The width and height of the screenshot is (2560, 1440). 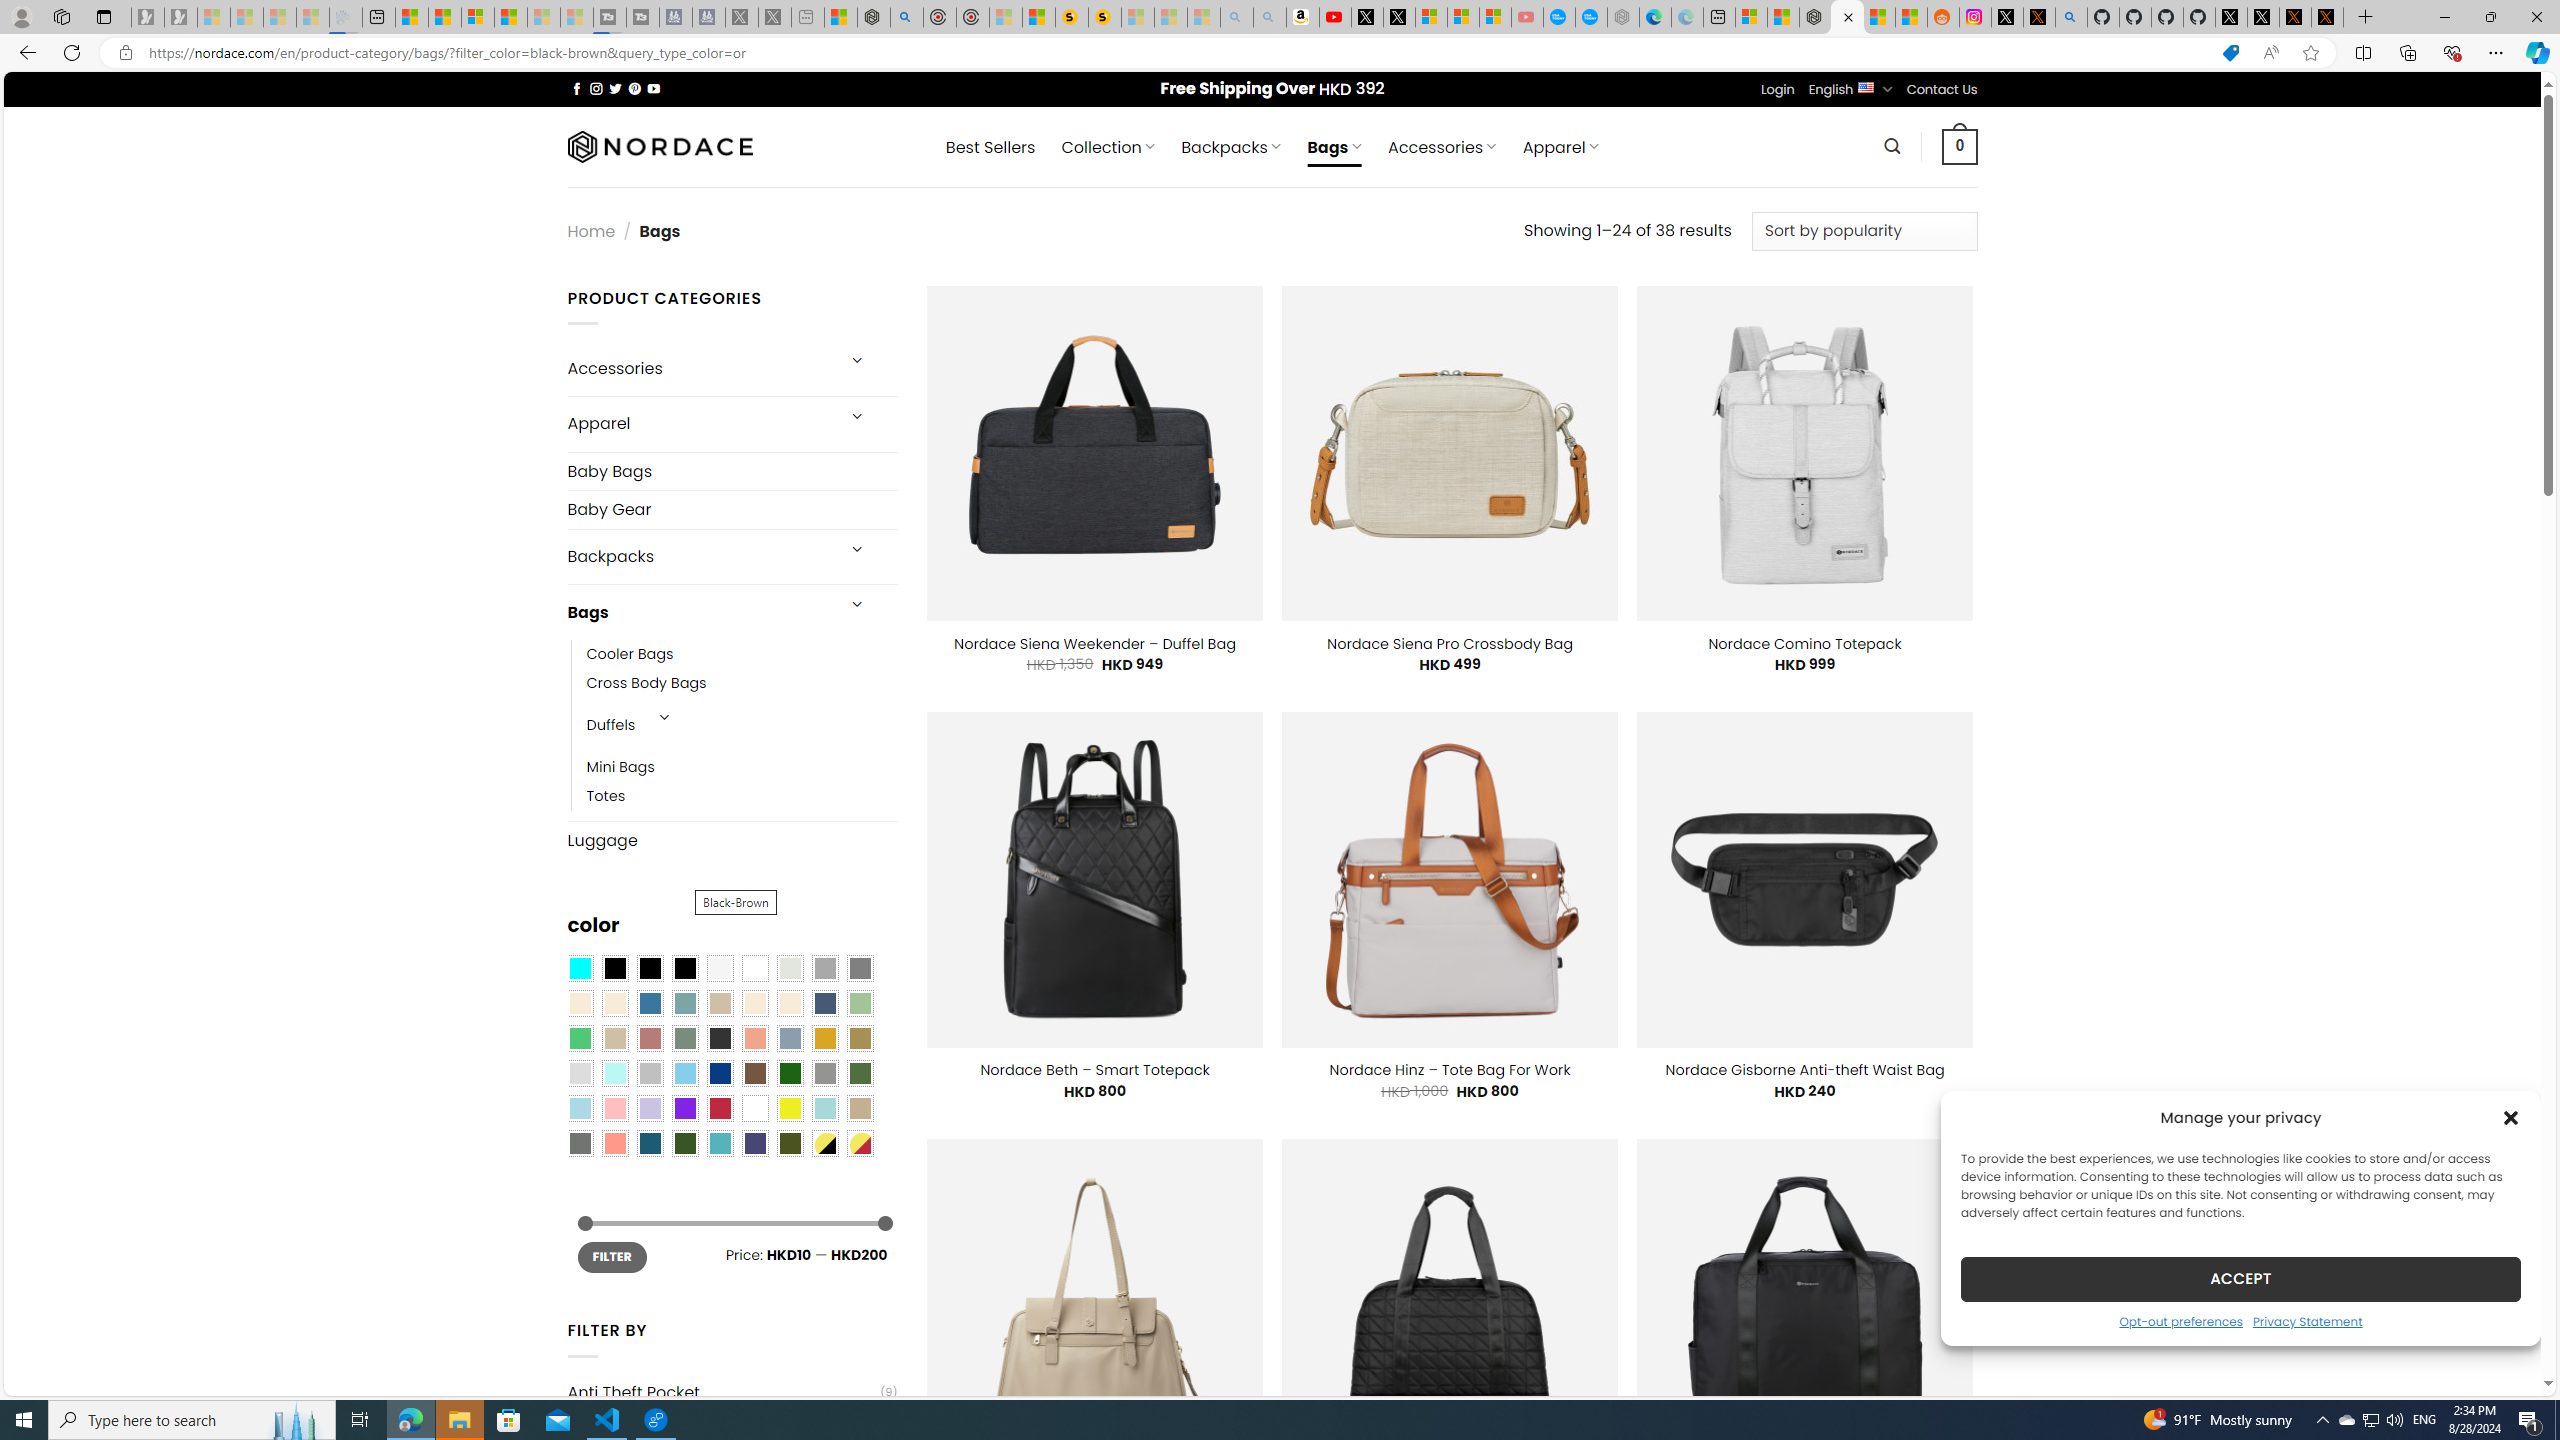 What do you see at coordinates (2511, 1117) in the screenshot?
I see `'Class: cmplz-close'` at bounding box center [2511, 1117].